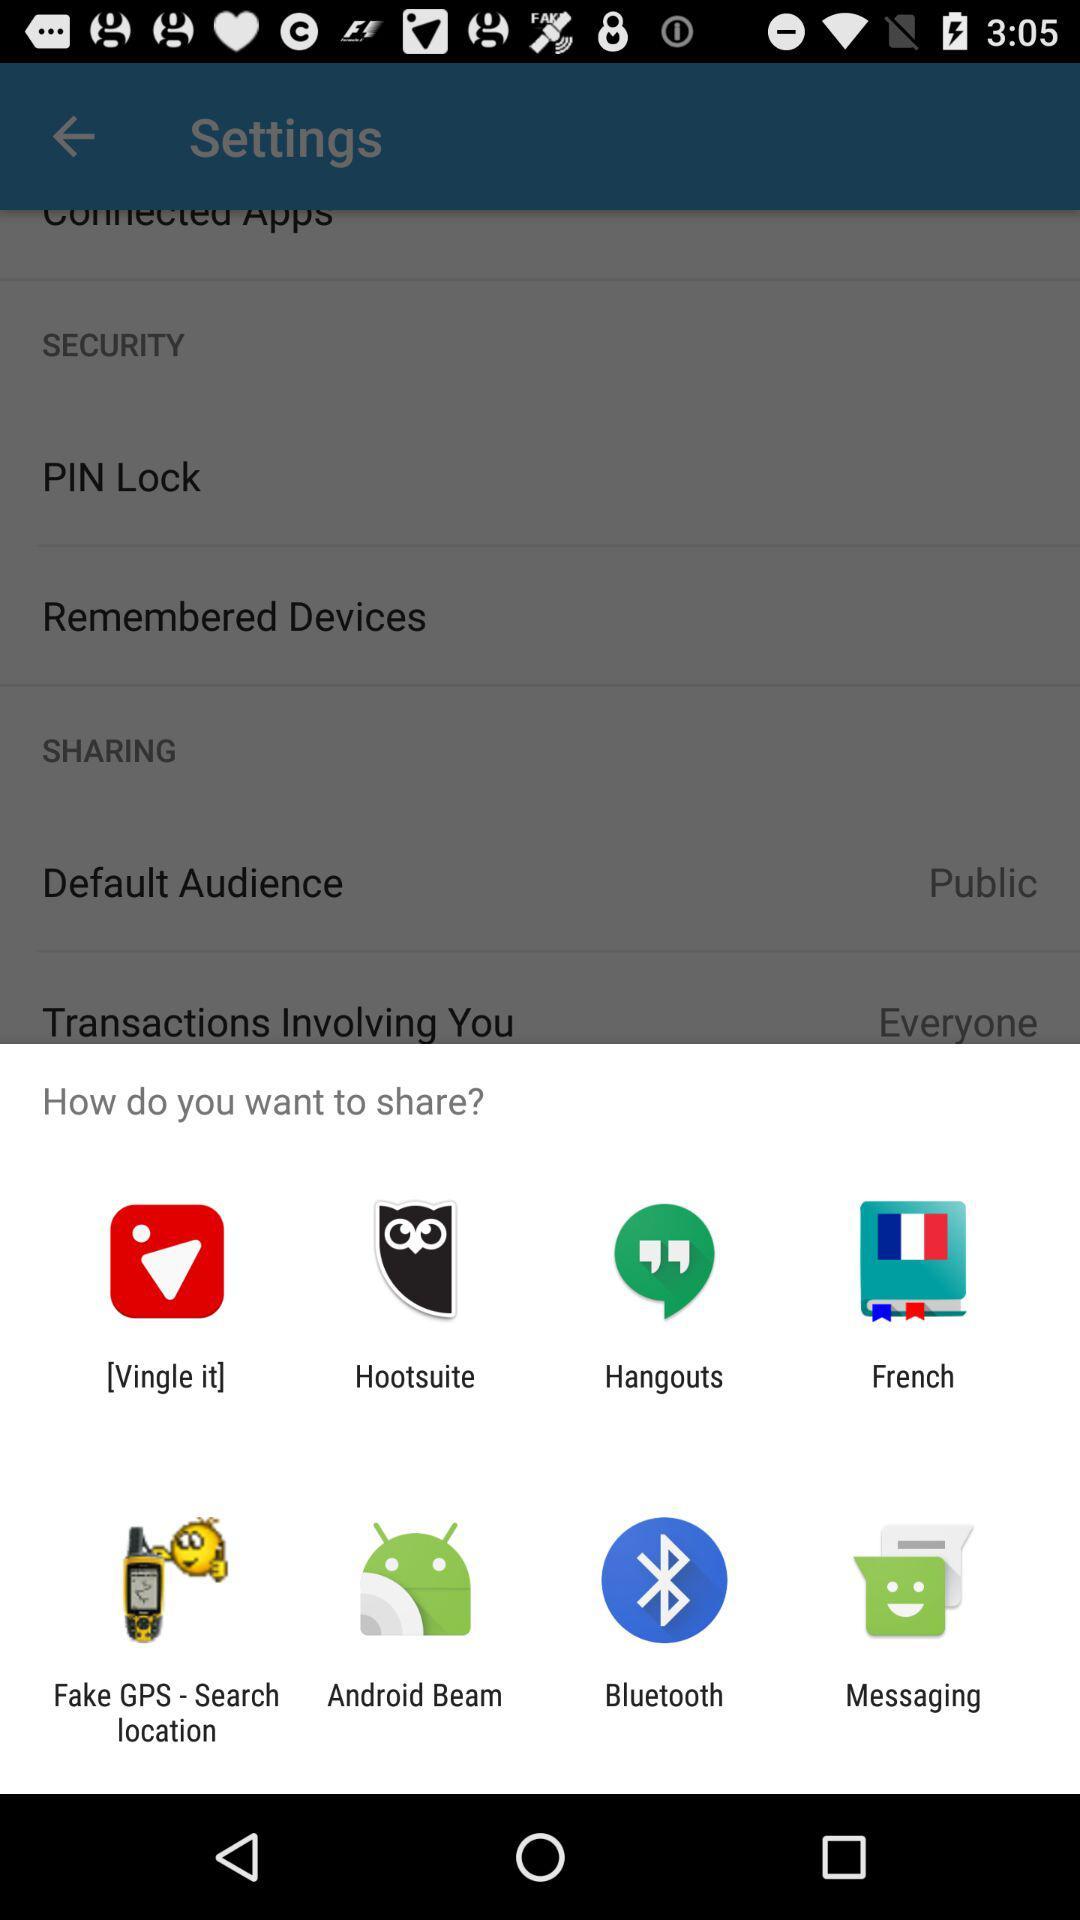  What do you see at coordinates (414, 1392) in the screenshot?
I see `hootsuite` at bounding box center [414, 1392].